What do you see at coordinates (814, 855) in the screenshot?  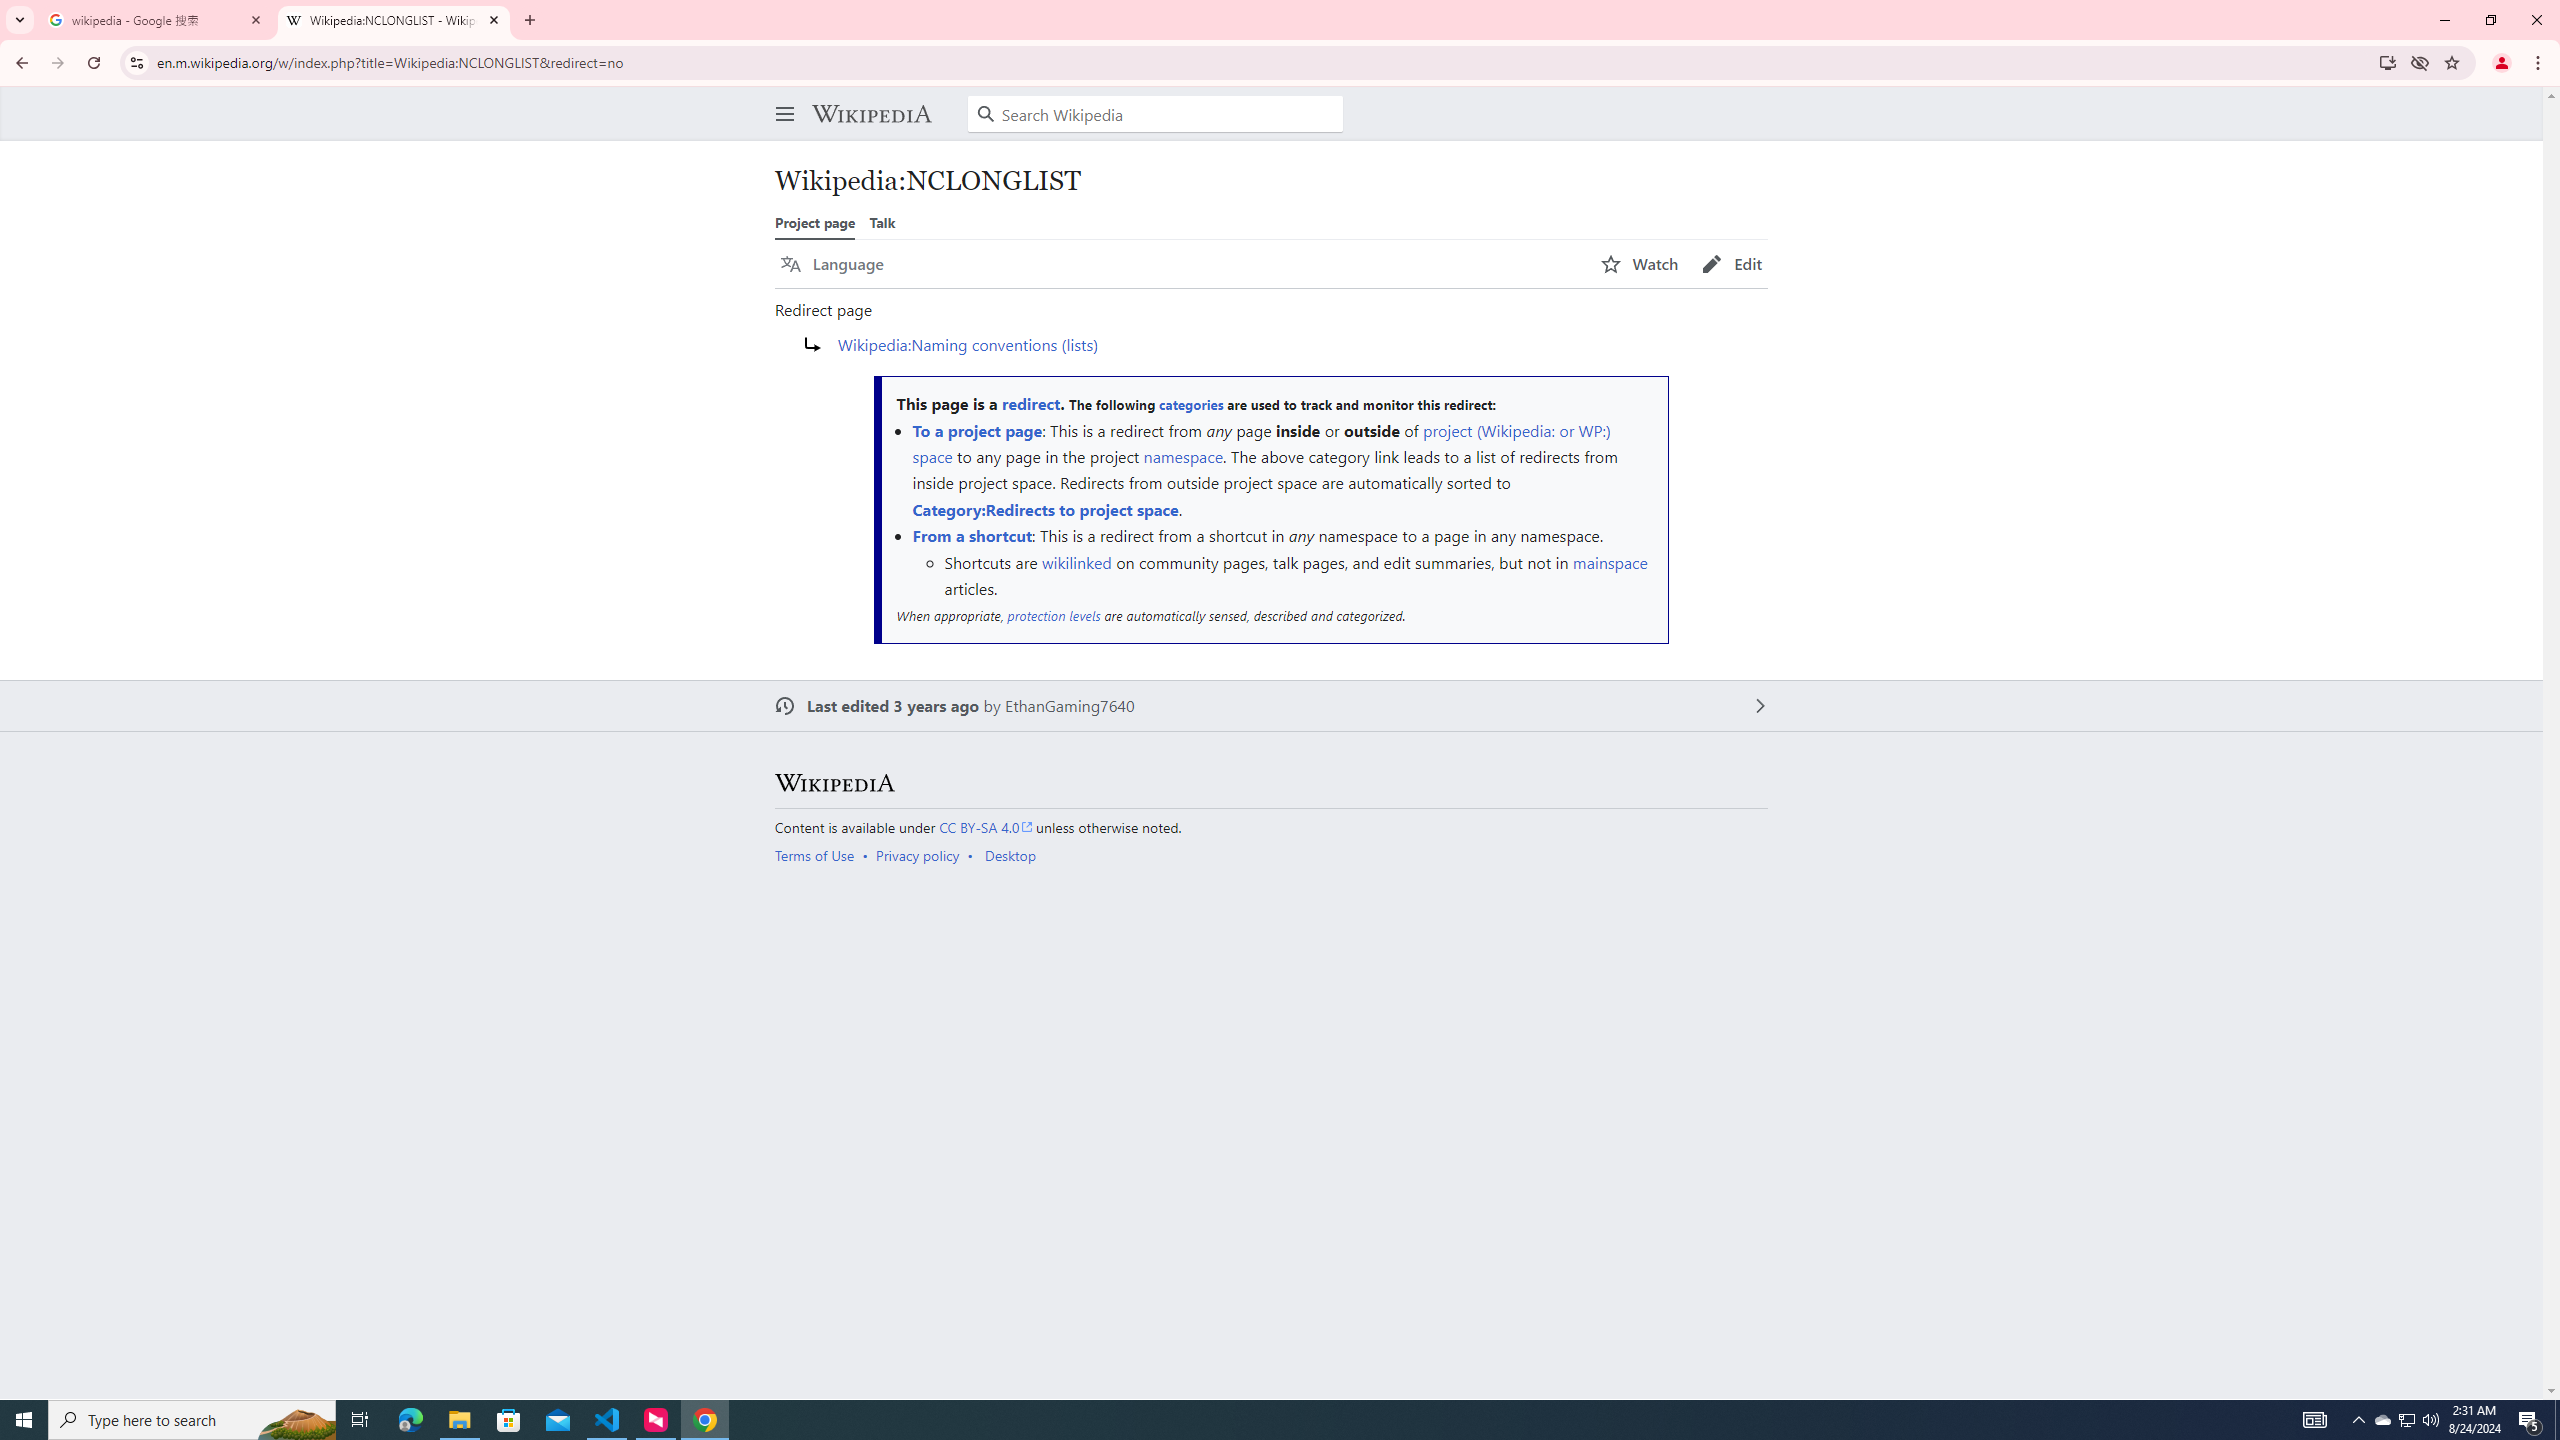 I see `'Terms of Use'` at bounding box center [814, 855].